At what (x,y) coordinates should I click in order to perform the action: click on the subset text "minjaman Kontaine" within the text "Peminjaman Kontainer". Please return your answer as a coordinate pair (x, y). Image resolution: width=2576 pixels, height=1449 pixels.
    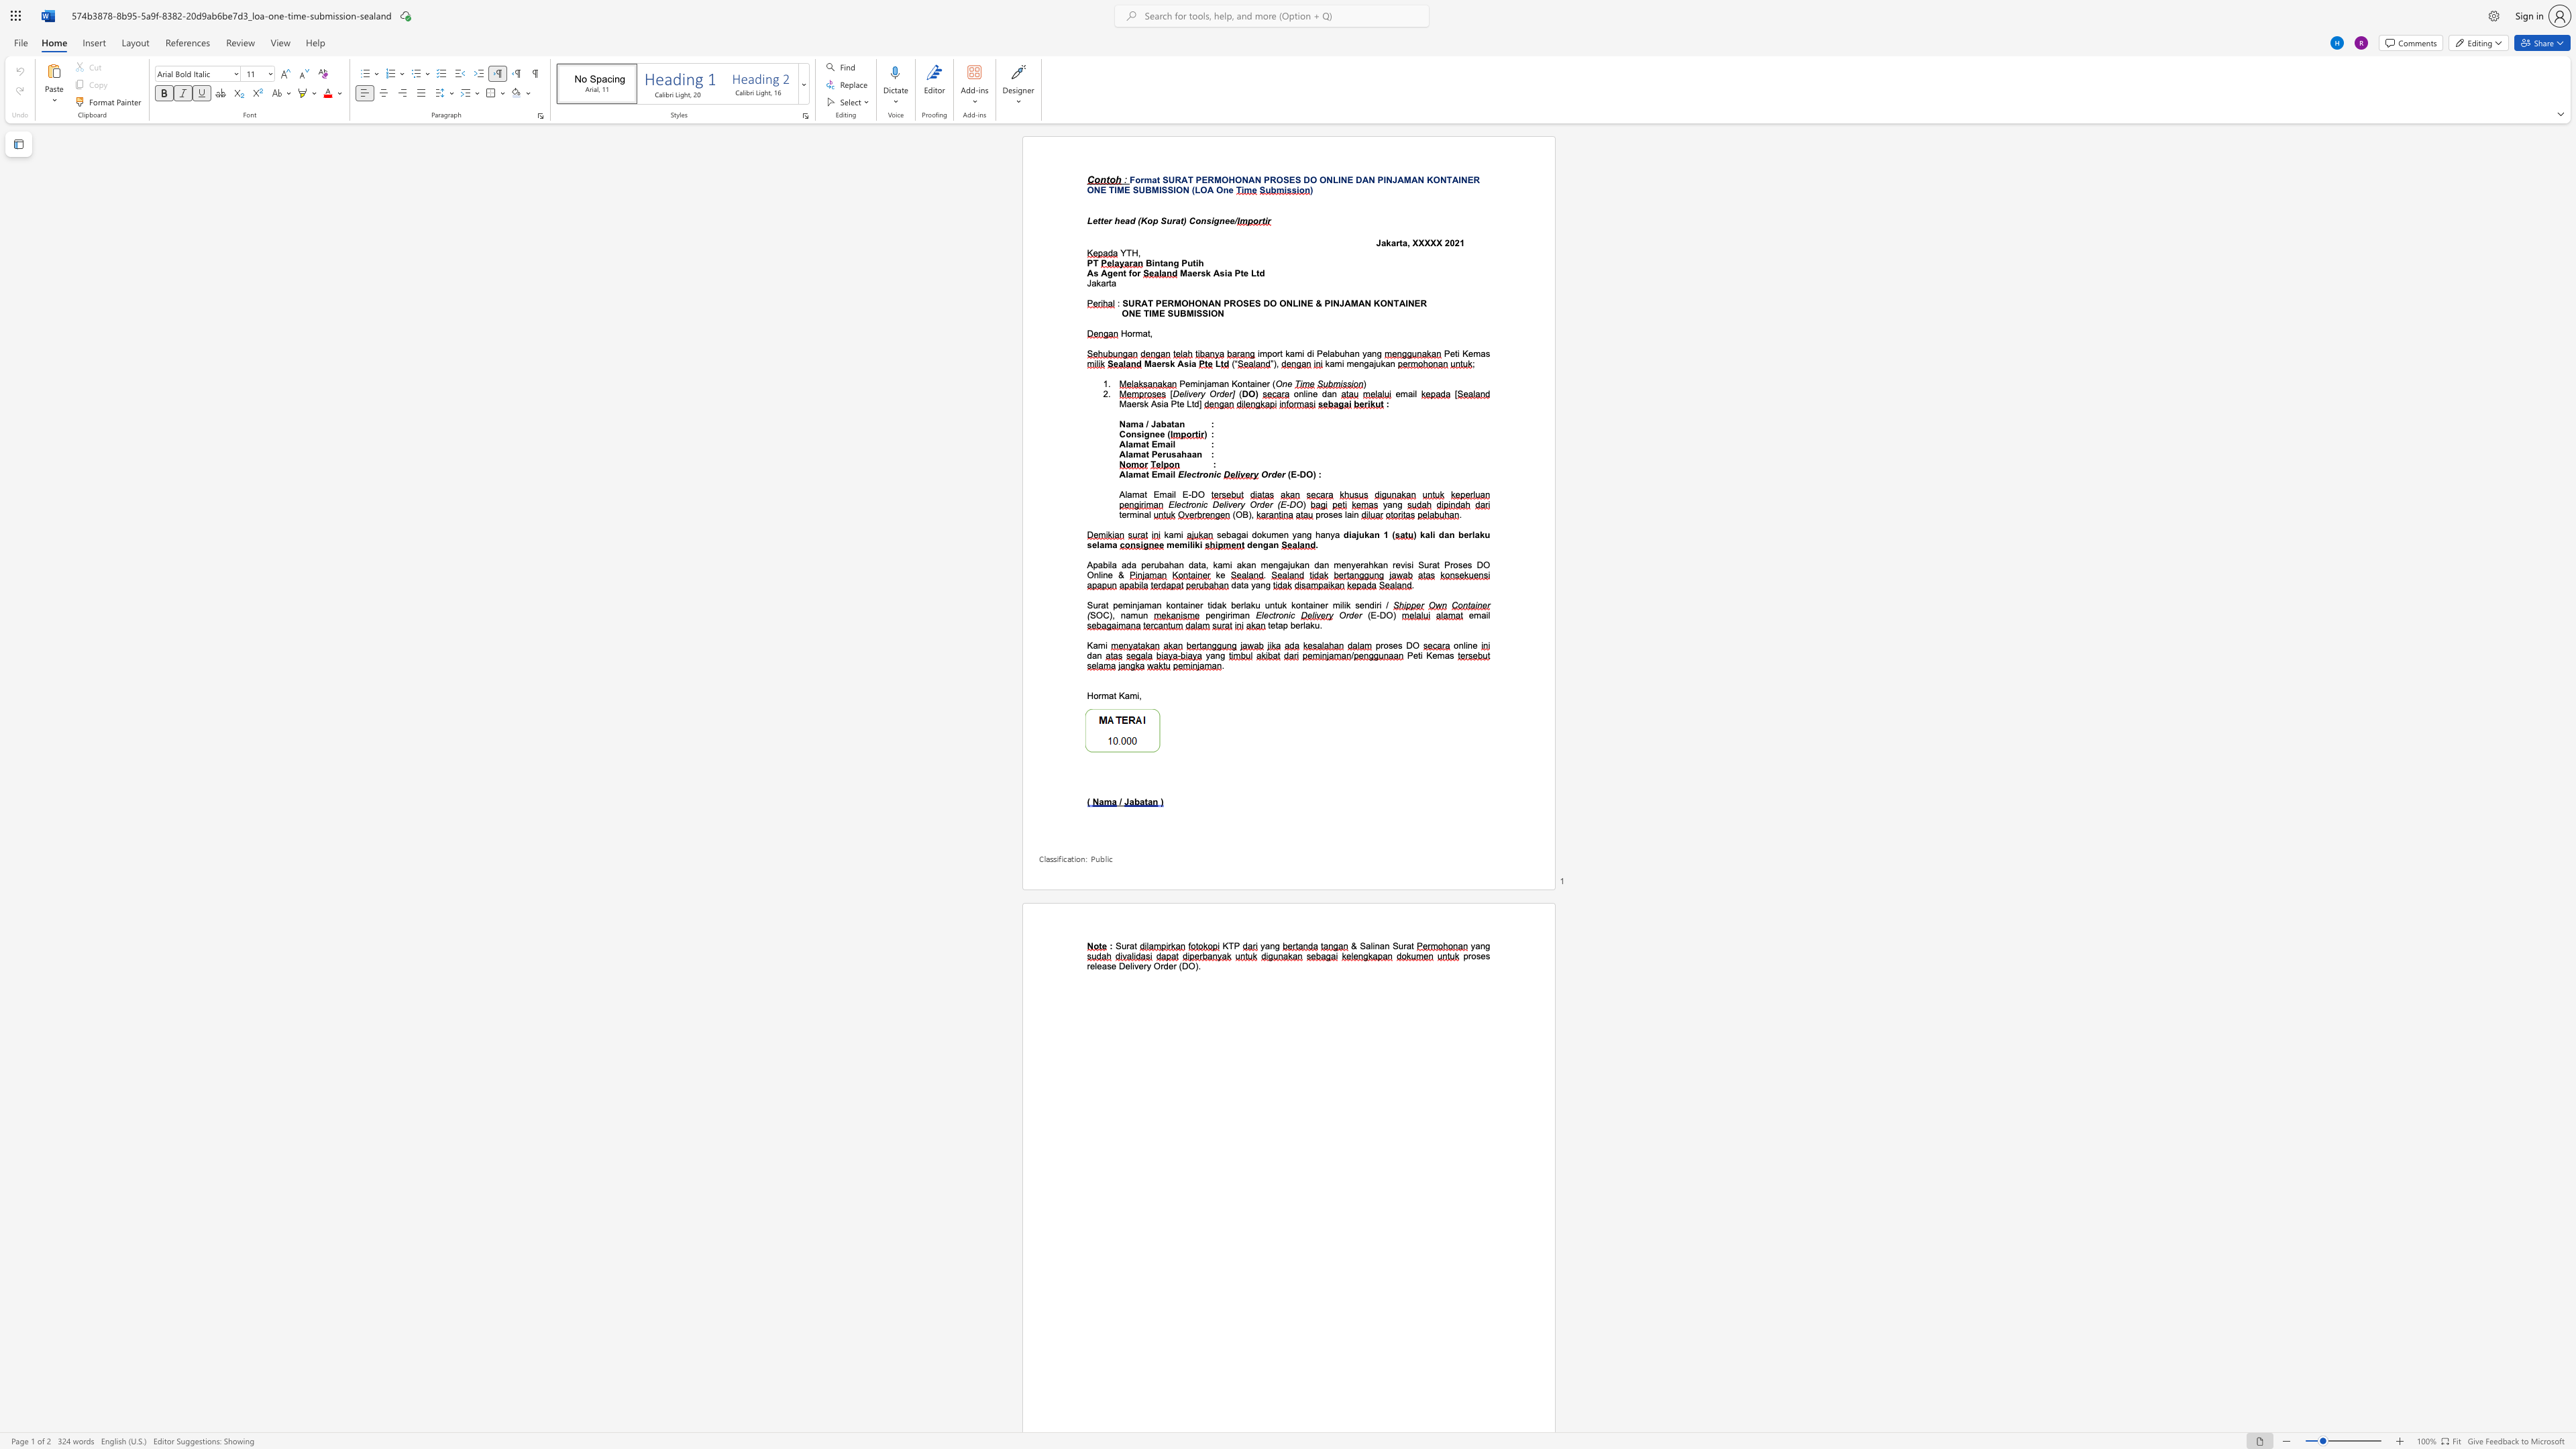
    Looking at the image, I should click on (1189, 382).